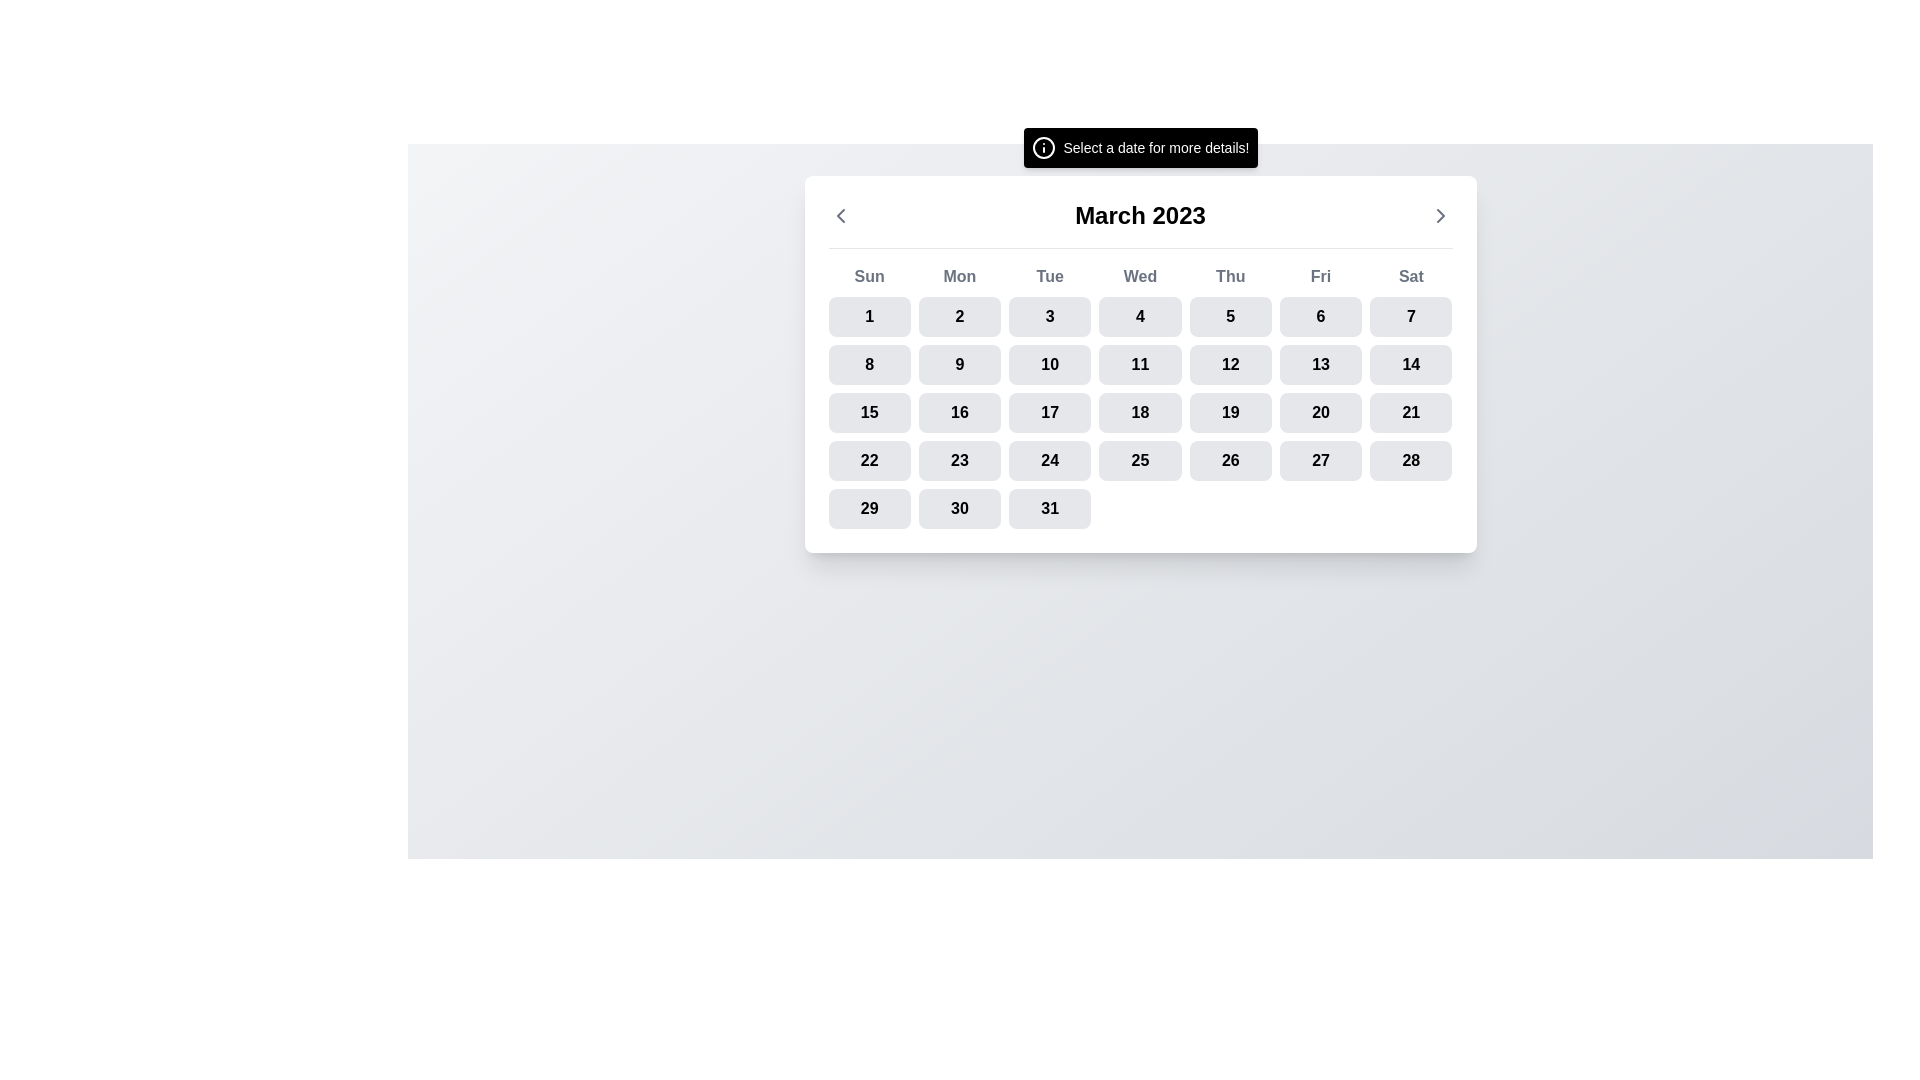  What do you see at coordinates (1321, 315) in the screenshot?
I see `the calendar date display representing the date '6' under the column for 'Fri'` at bounding box center [1321, 315].